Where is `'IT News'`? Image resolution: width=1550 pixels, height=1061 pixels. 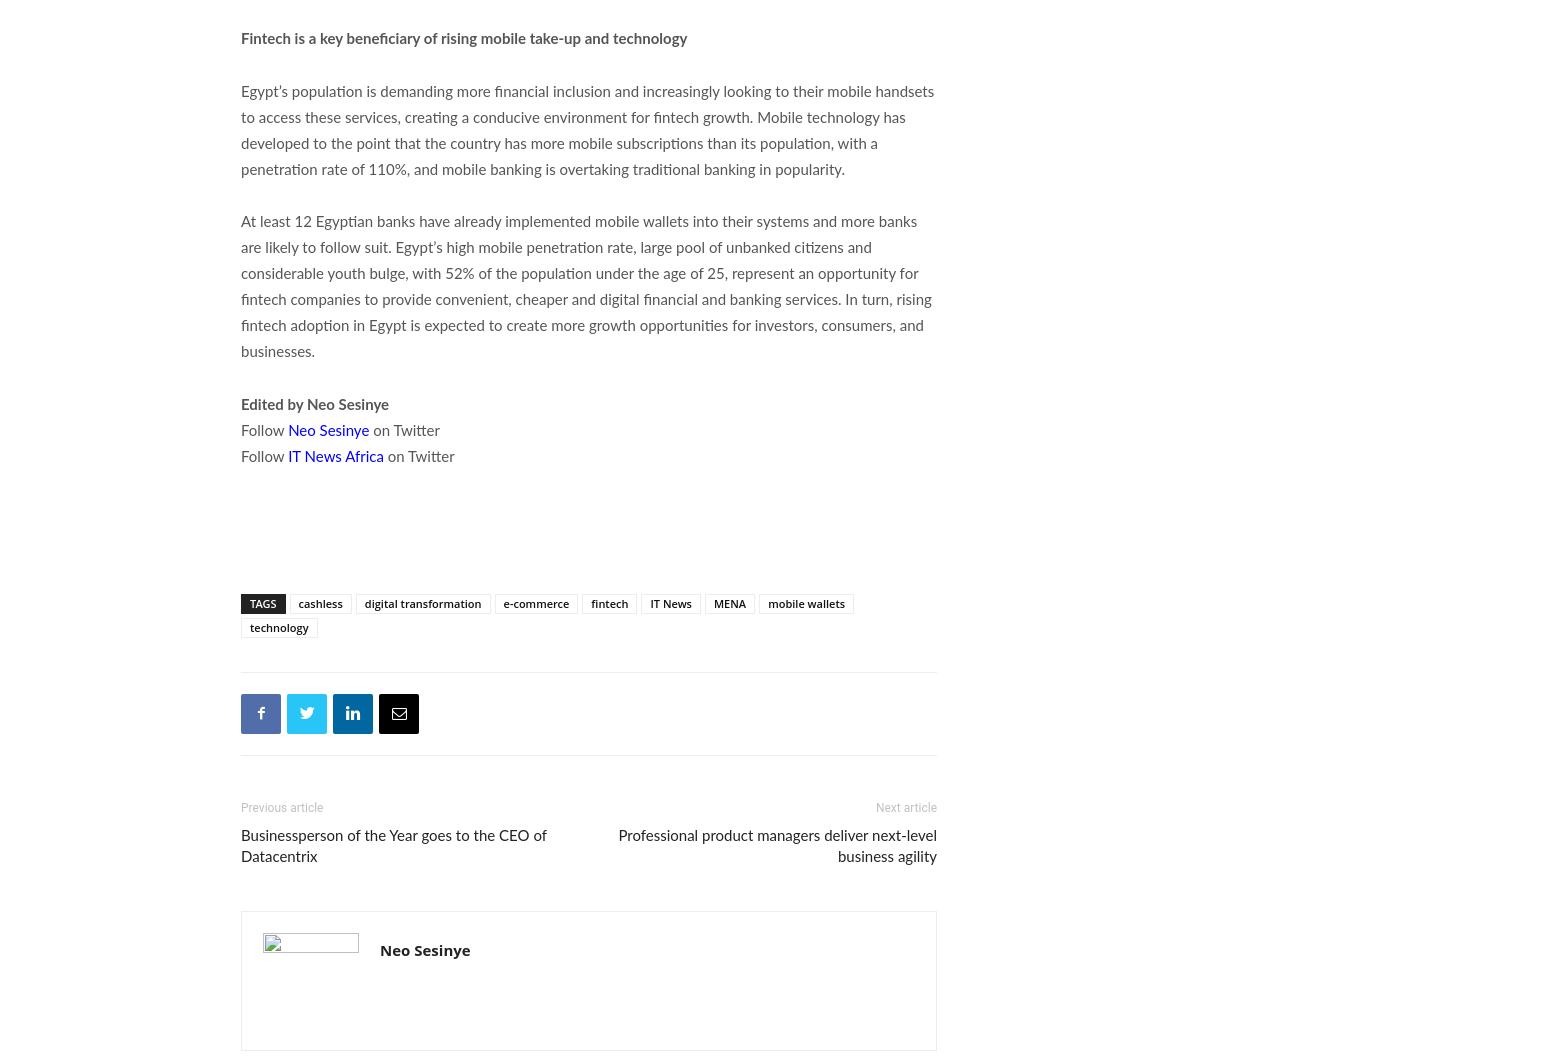 'IT News' is located at coordinates (669, 601).